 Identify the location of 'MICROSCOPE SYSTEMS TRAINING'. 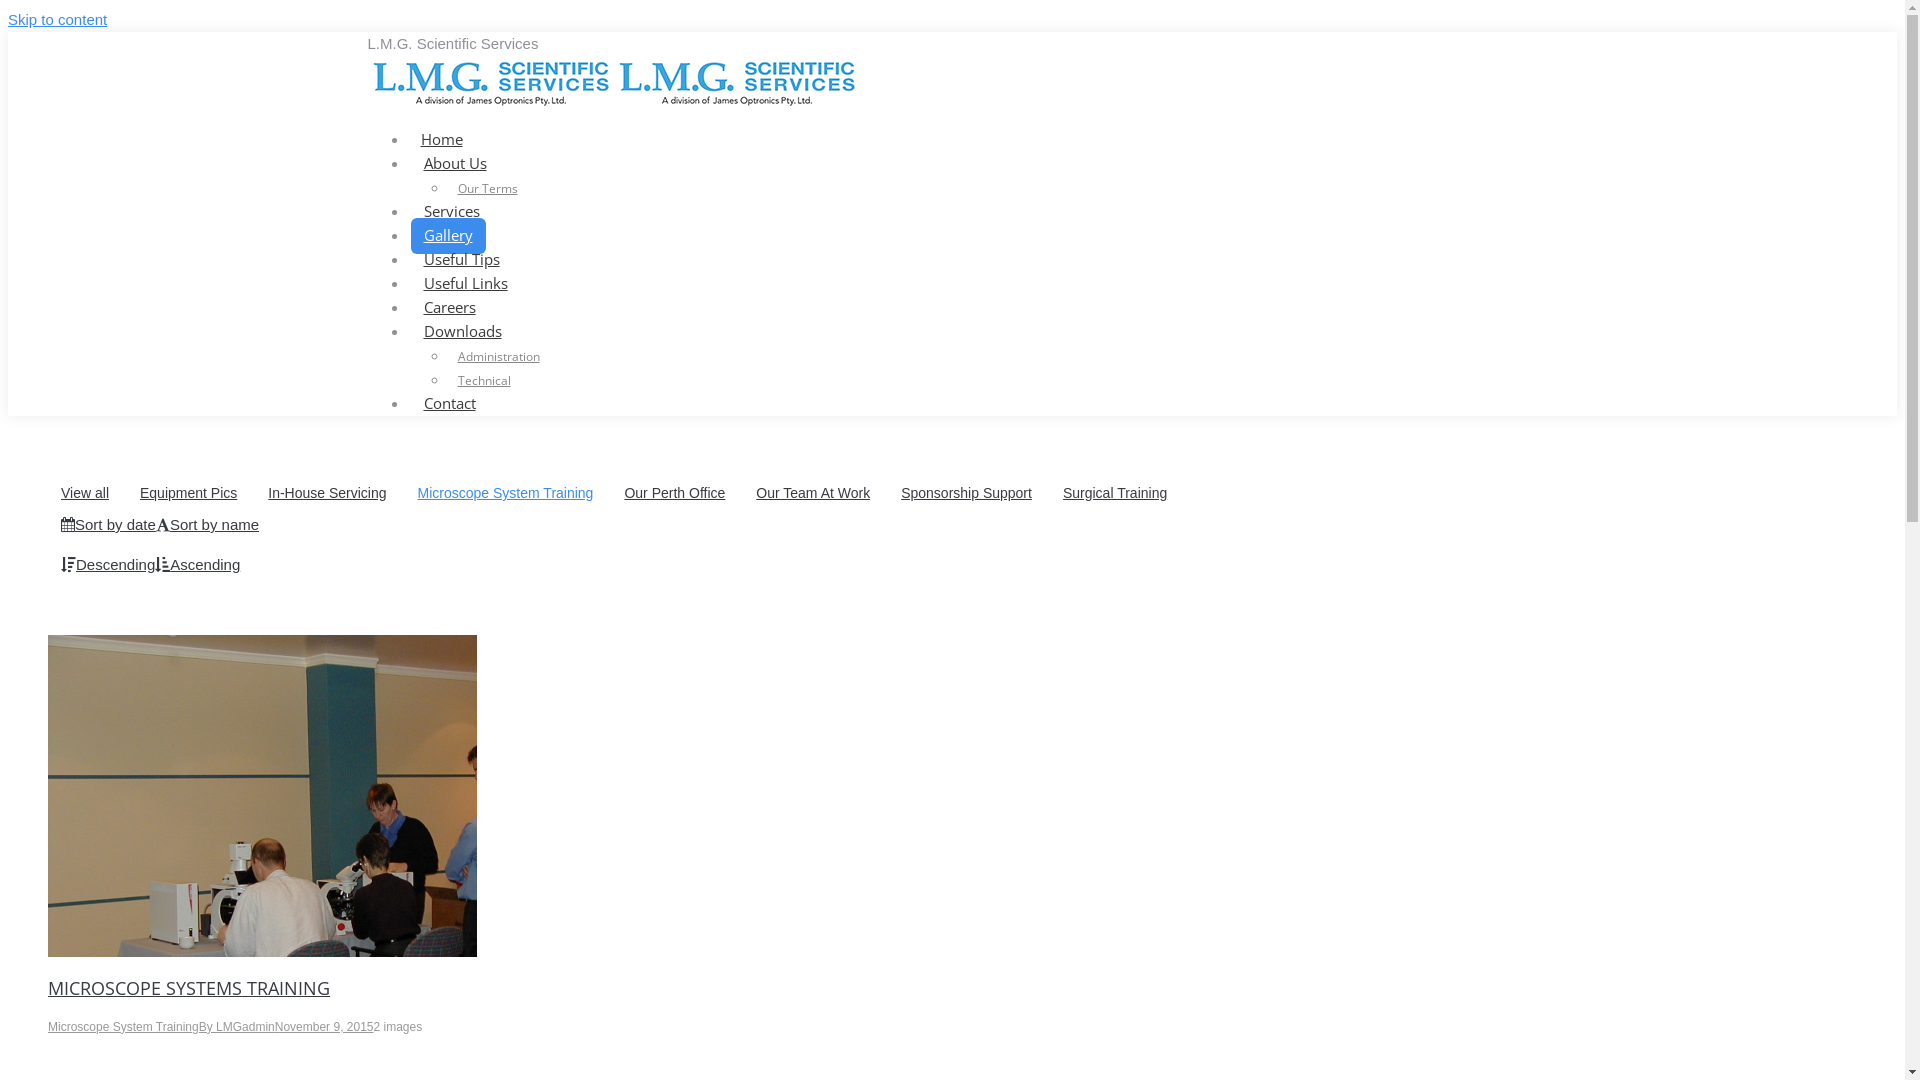
(188, 986).